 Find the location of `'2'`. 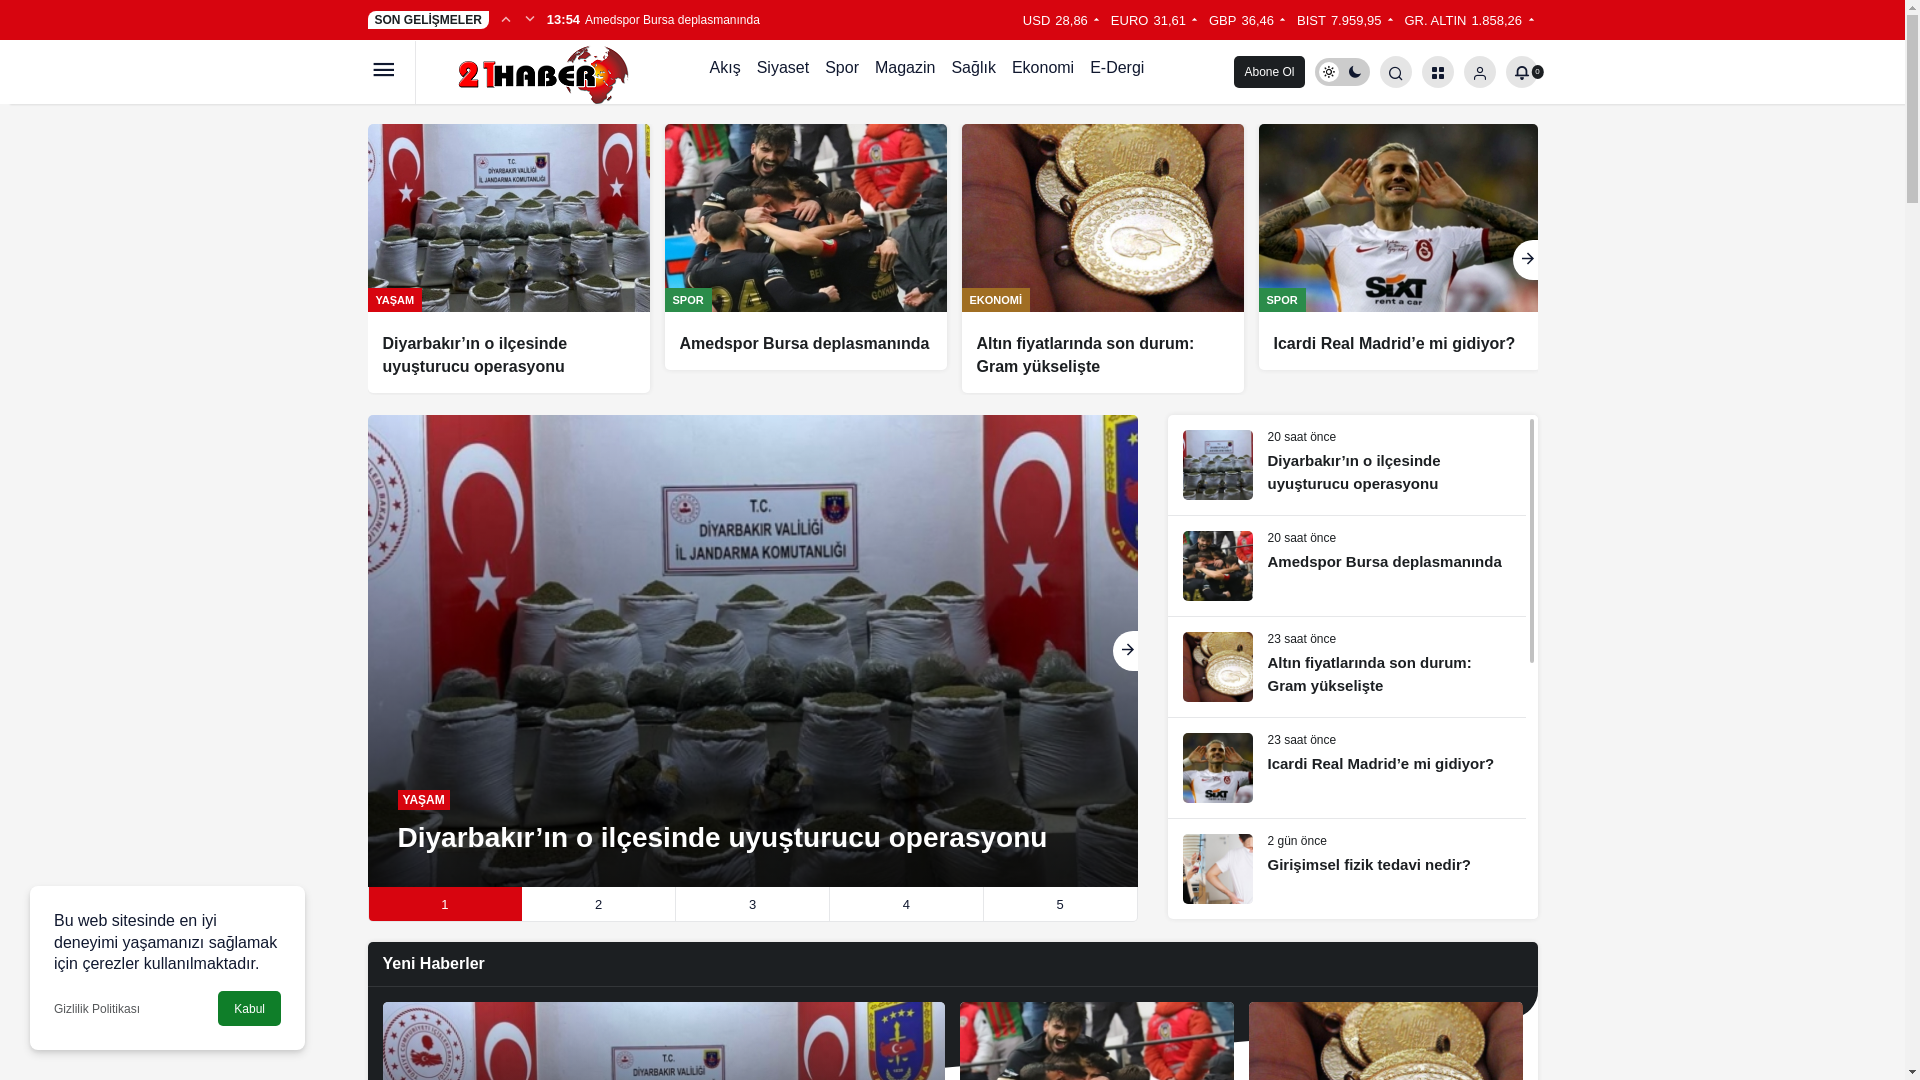

'2' is located at coordinates (597, 904).